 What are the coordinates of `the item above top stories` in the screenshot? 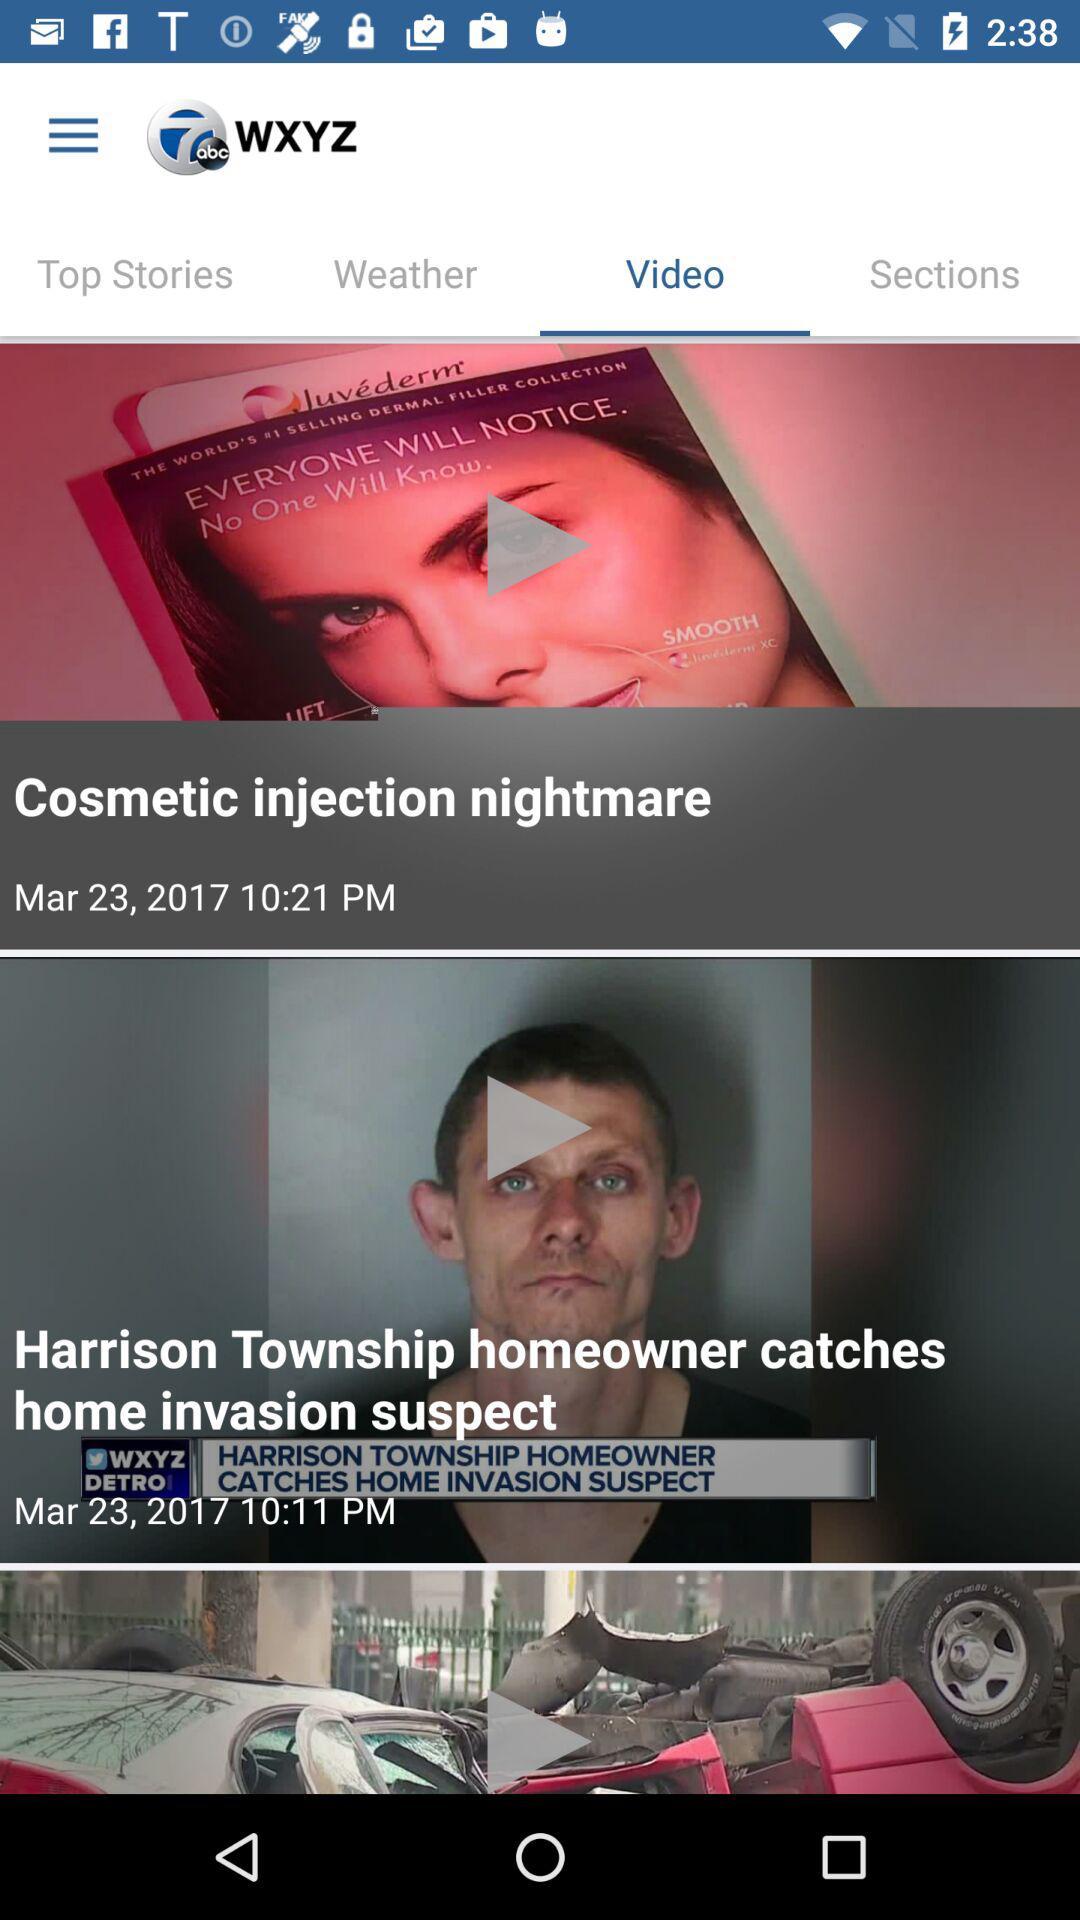 It's located at (72, 135).